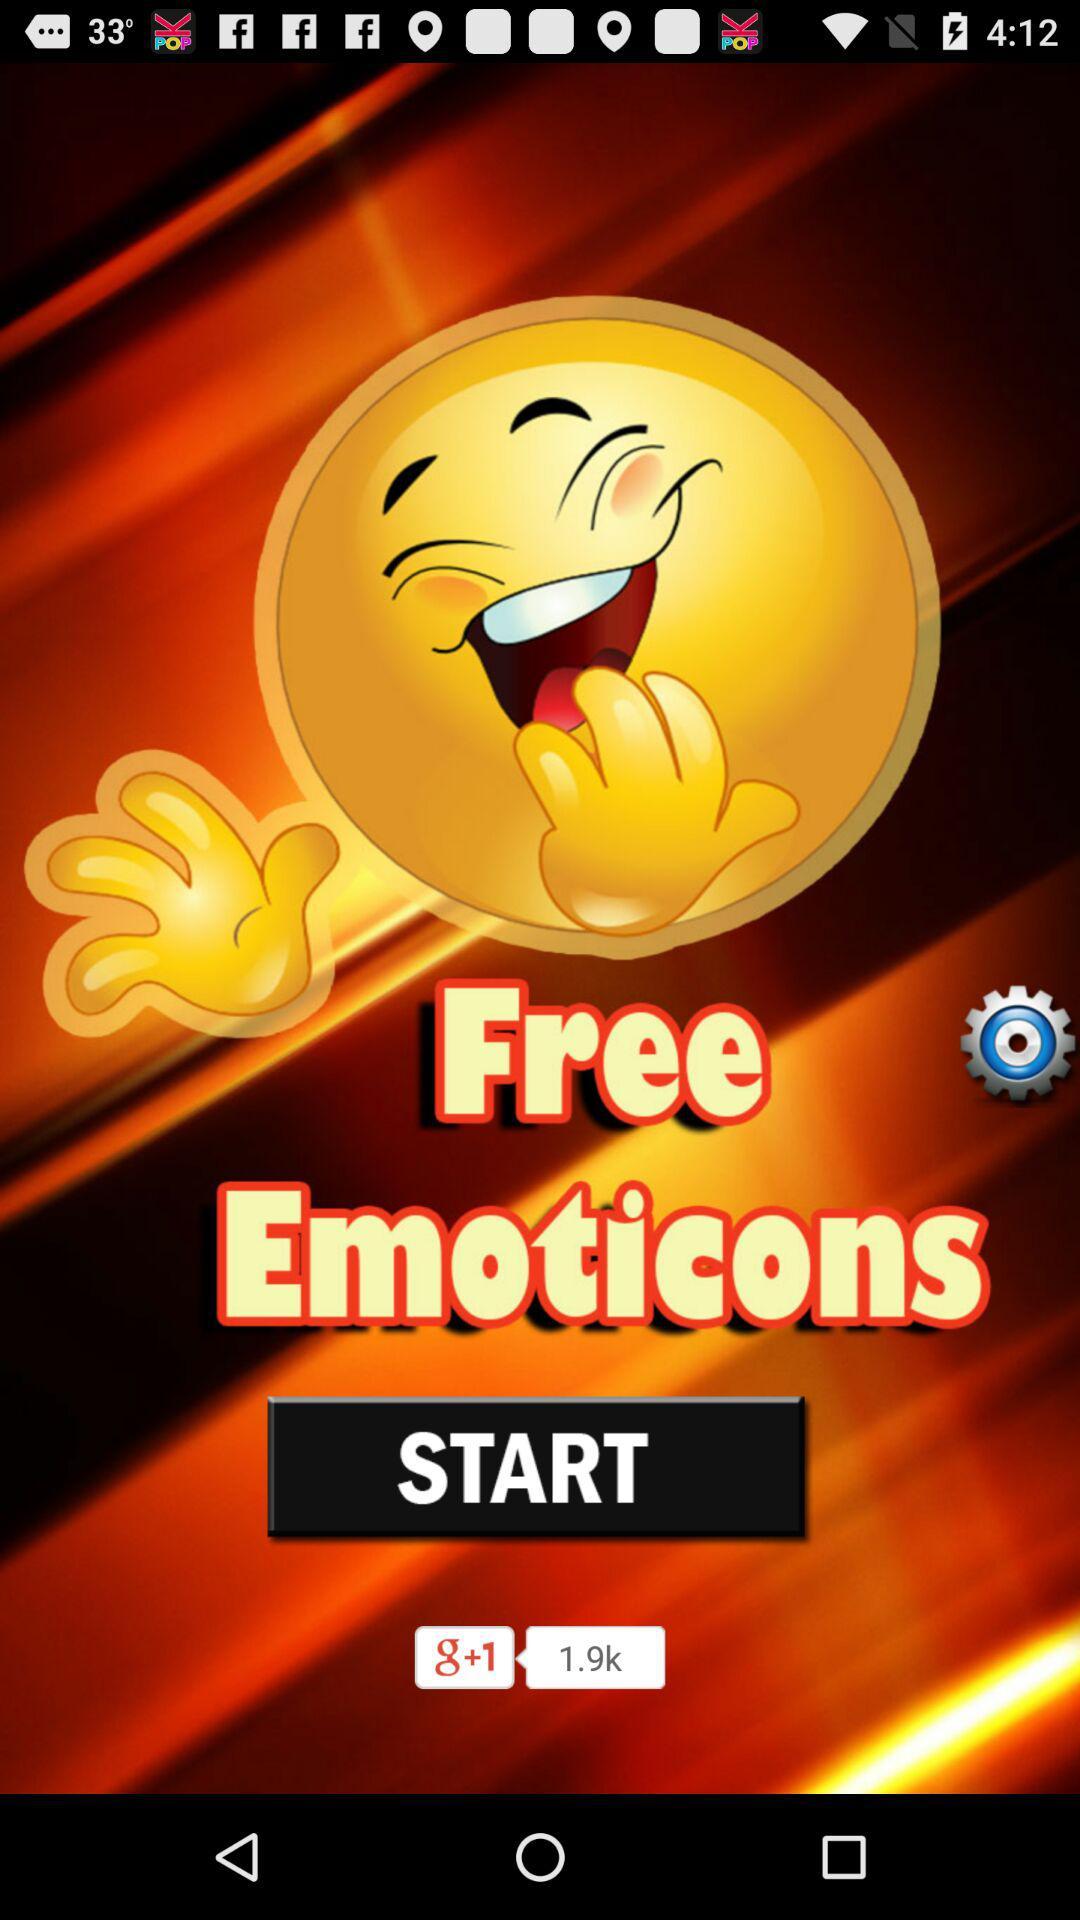 This screenshot has height=1920, width=1080. I want to click on settings, so click(1017, 1043).